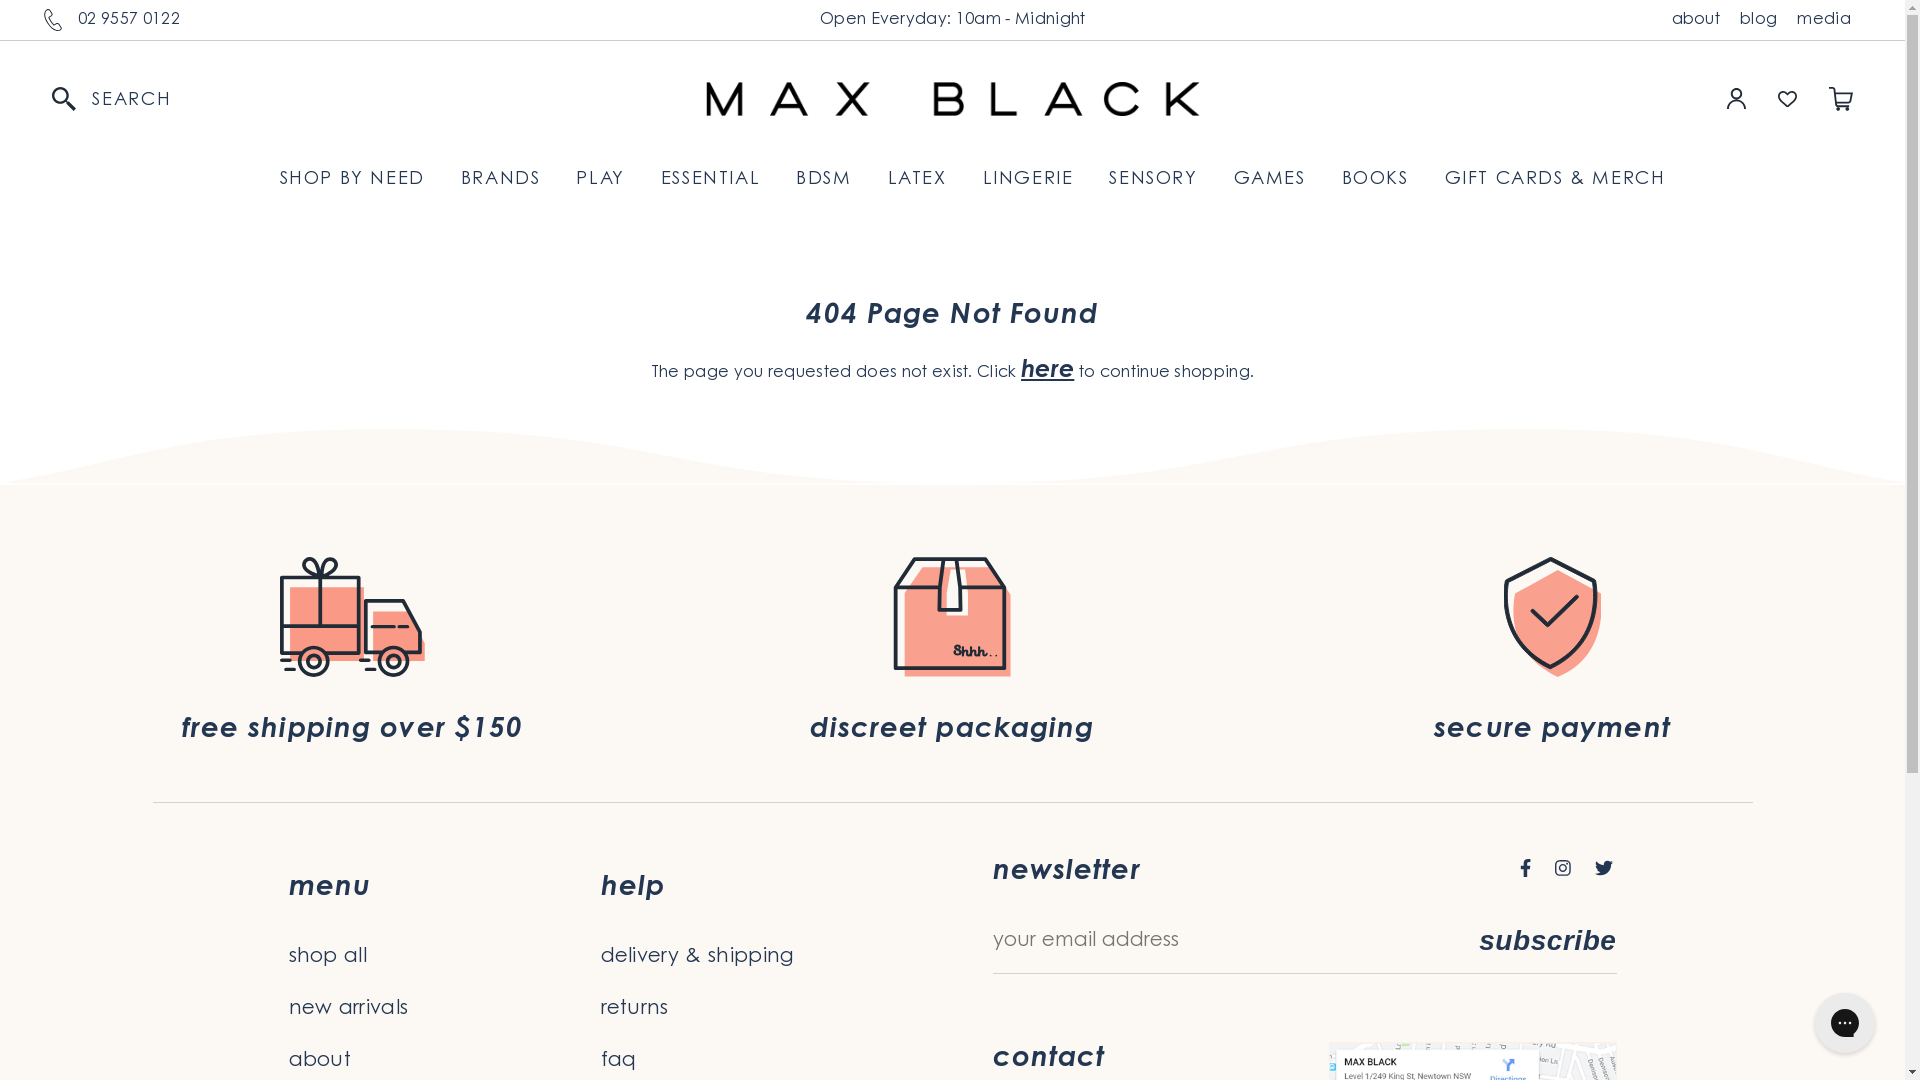 This screenshot has height=1080, width=1920. Describe the element at coordinates (1046, 370) in the screenshot. I see `'here'` at that location.